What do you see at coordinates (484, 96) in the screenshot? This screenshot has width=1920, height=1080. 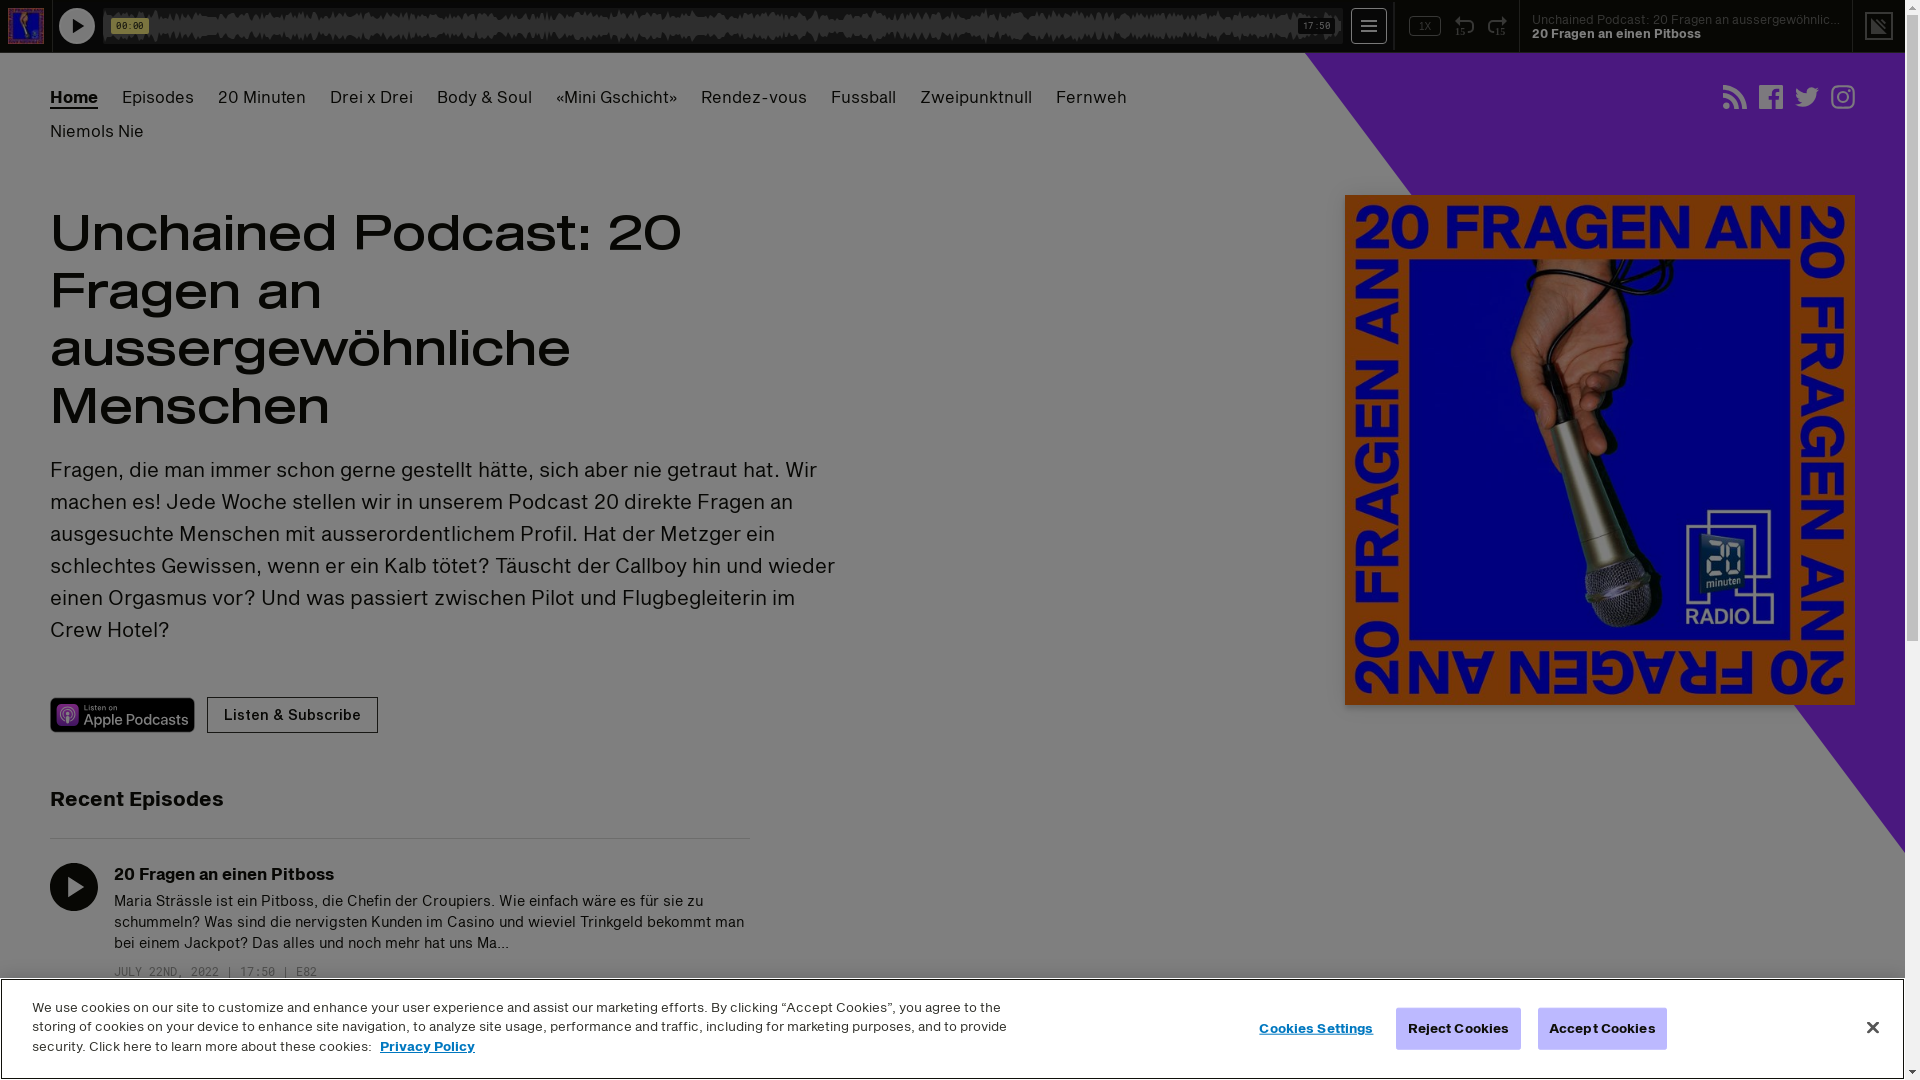 I see `'Body & Soul'` at bounding box center [484, 96].